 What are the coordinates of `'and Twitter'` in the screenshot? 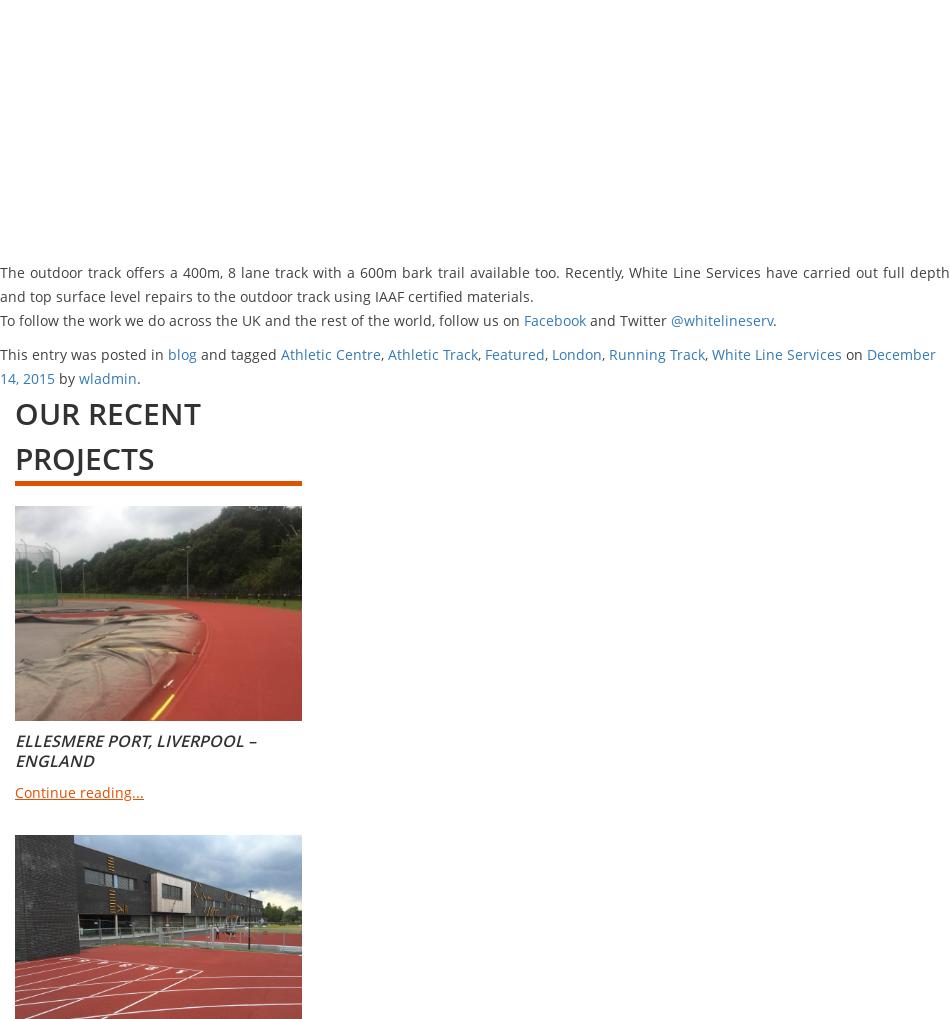 It's located at (628, 319).